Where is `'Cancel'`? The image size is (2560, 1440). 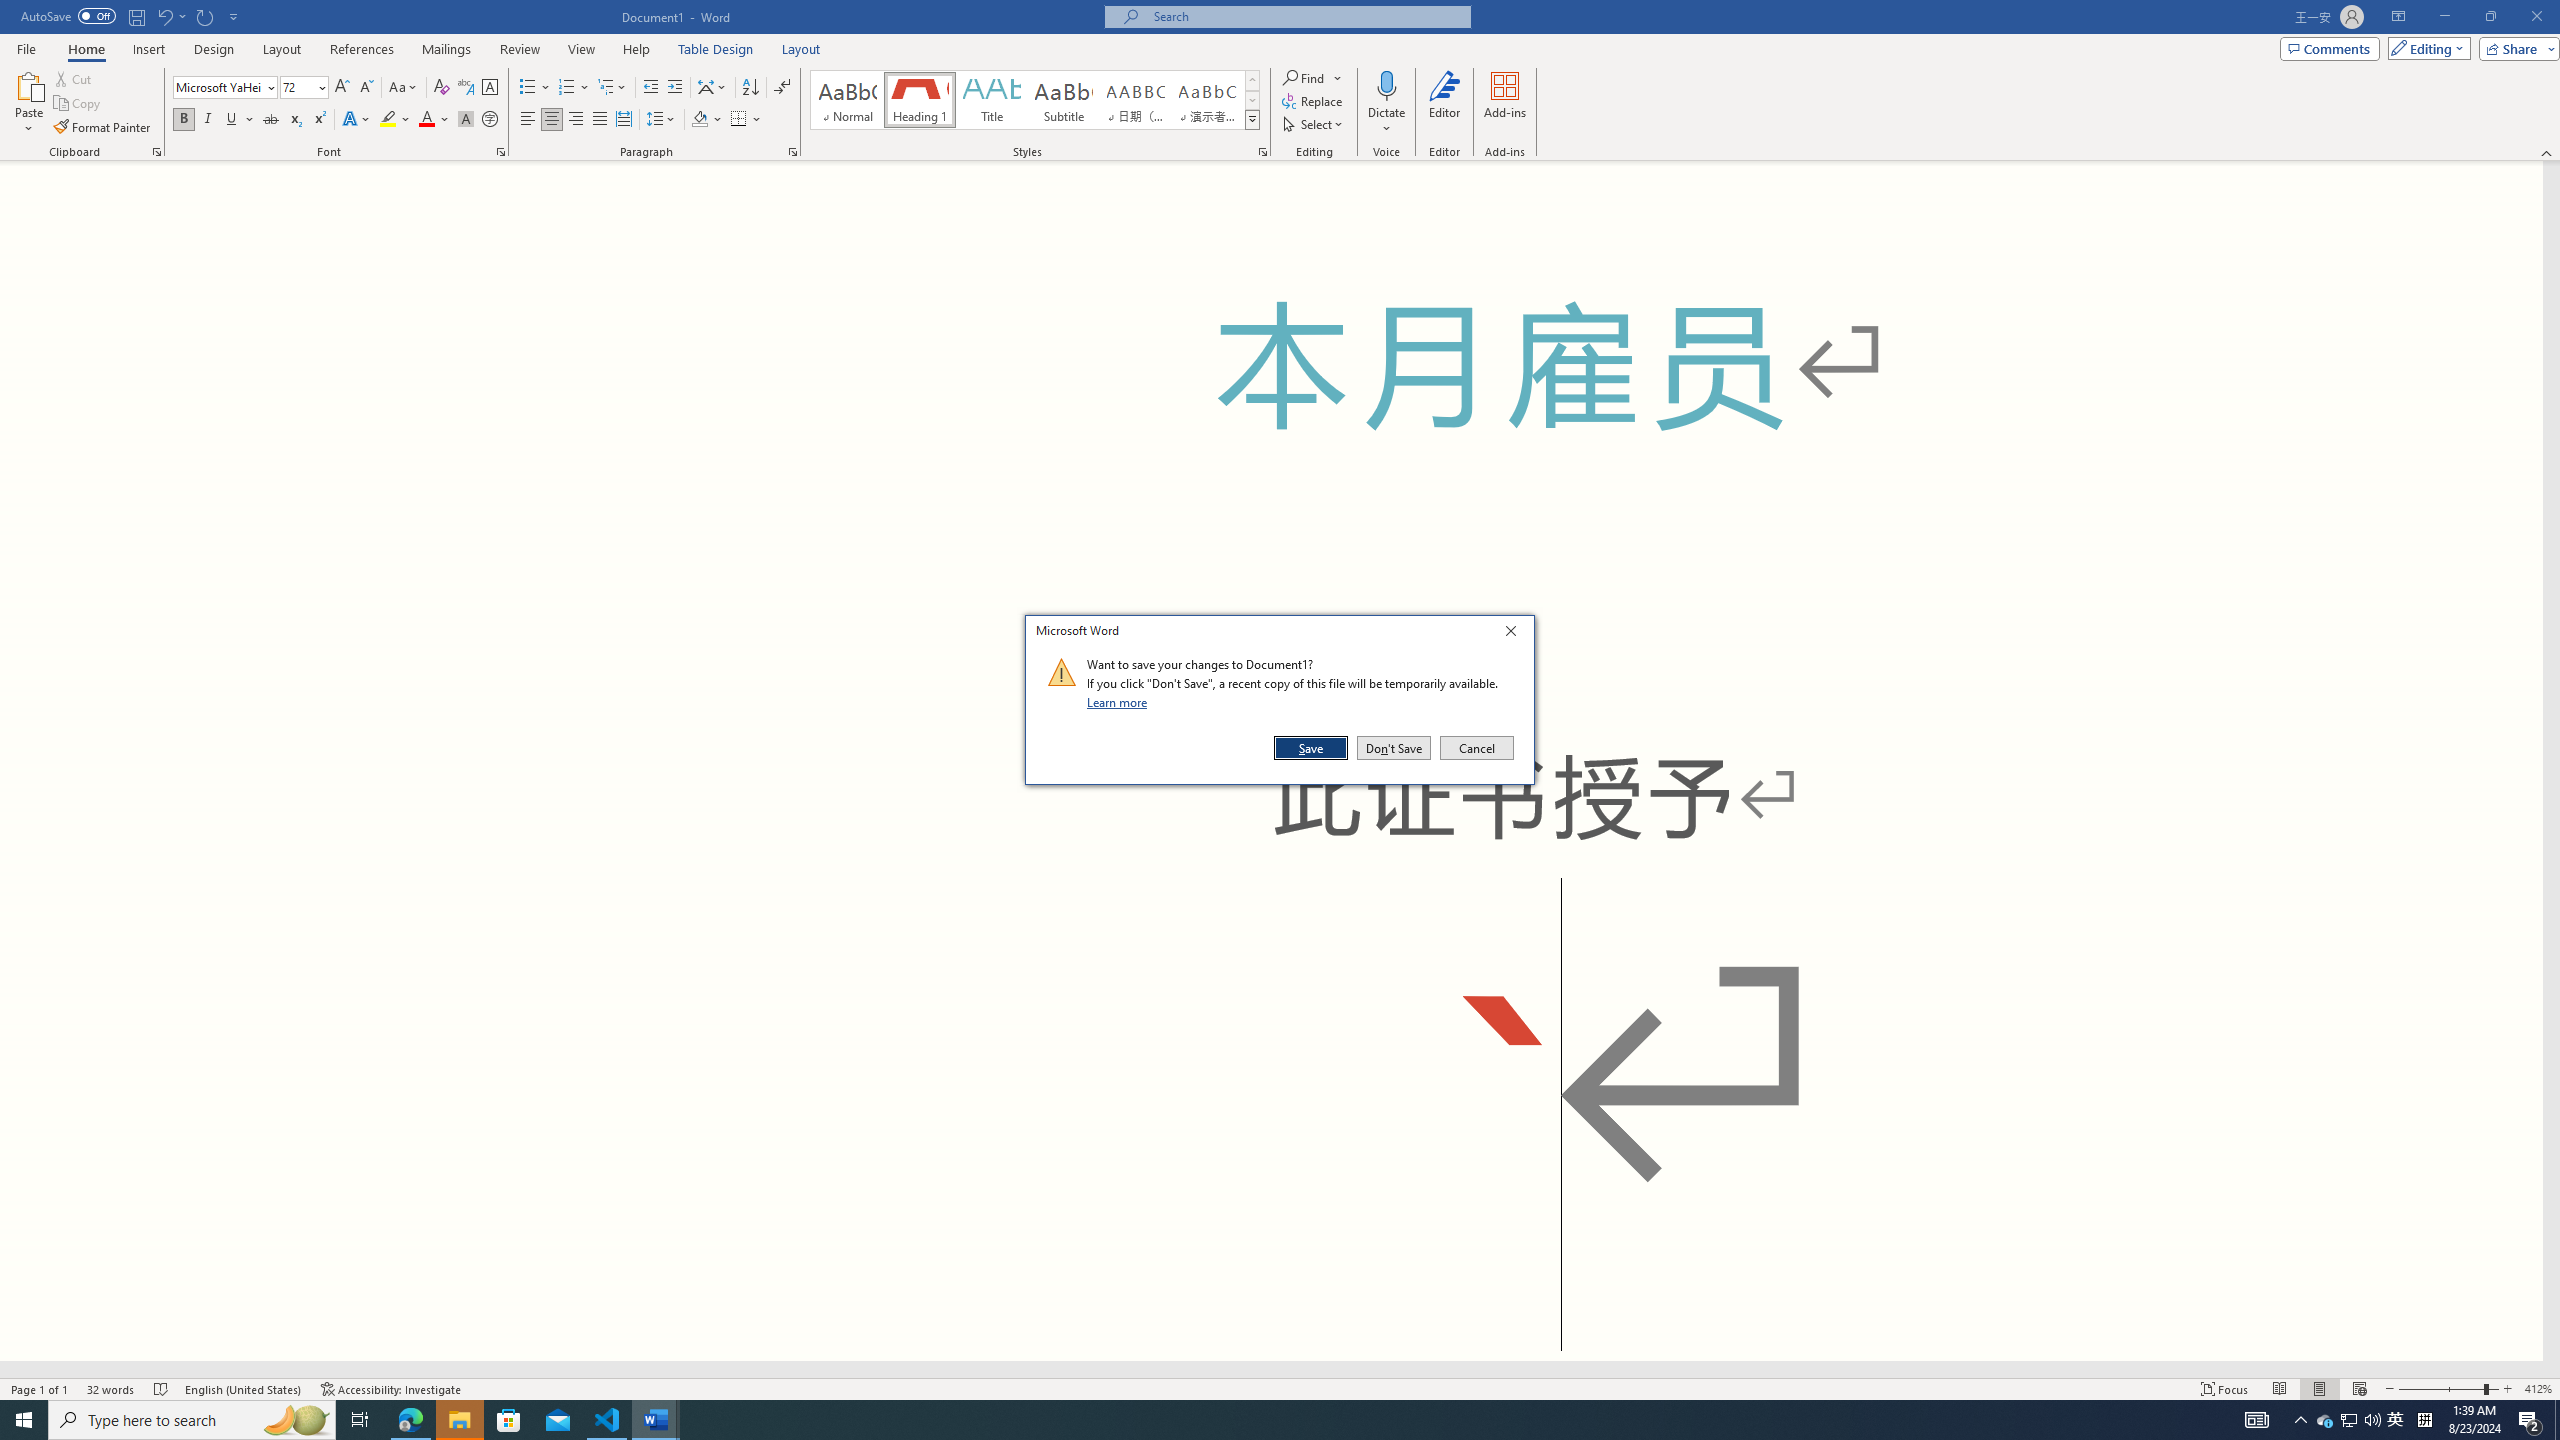 'Cancel' is located at coordinates (1475, 747).